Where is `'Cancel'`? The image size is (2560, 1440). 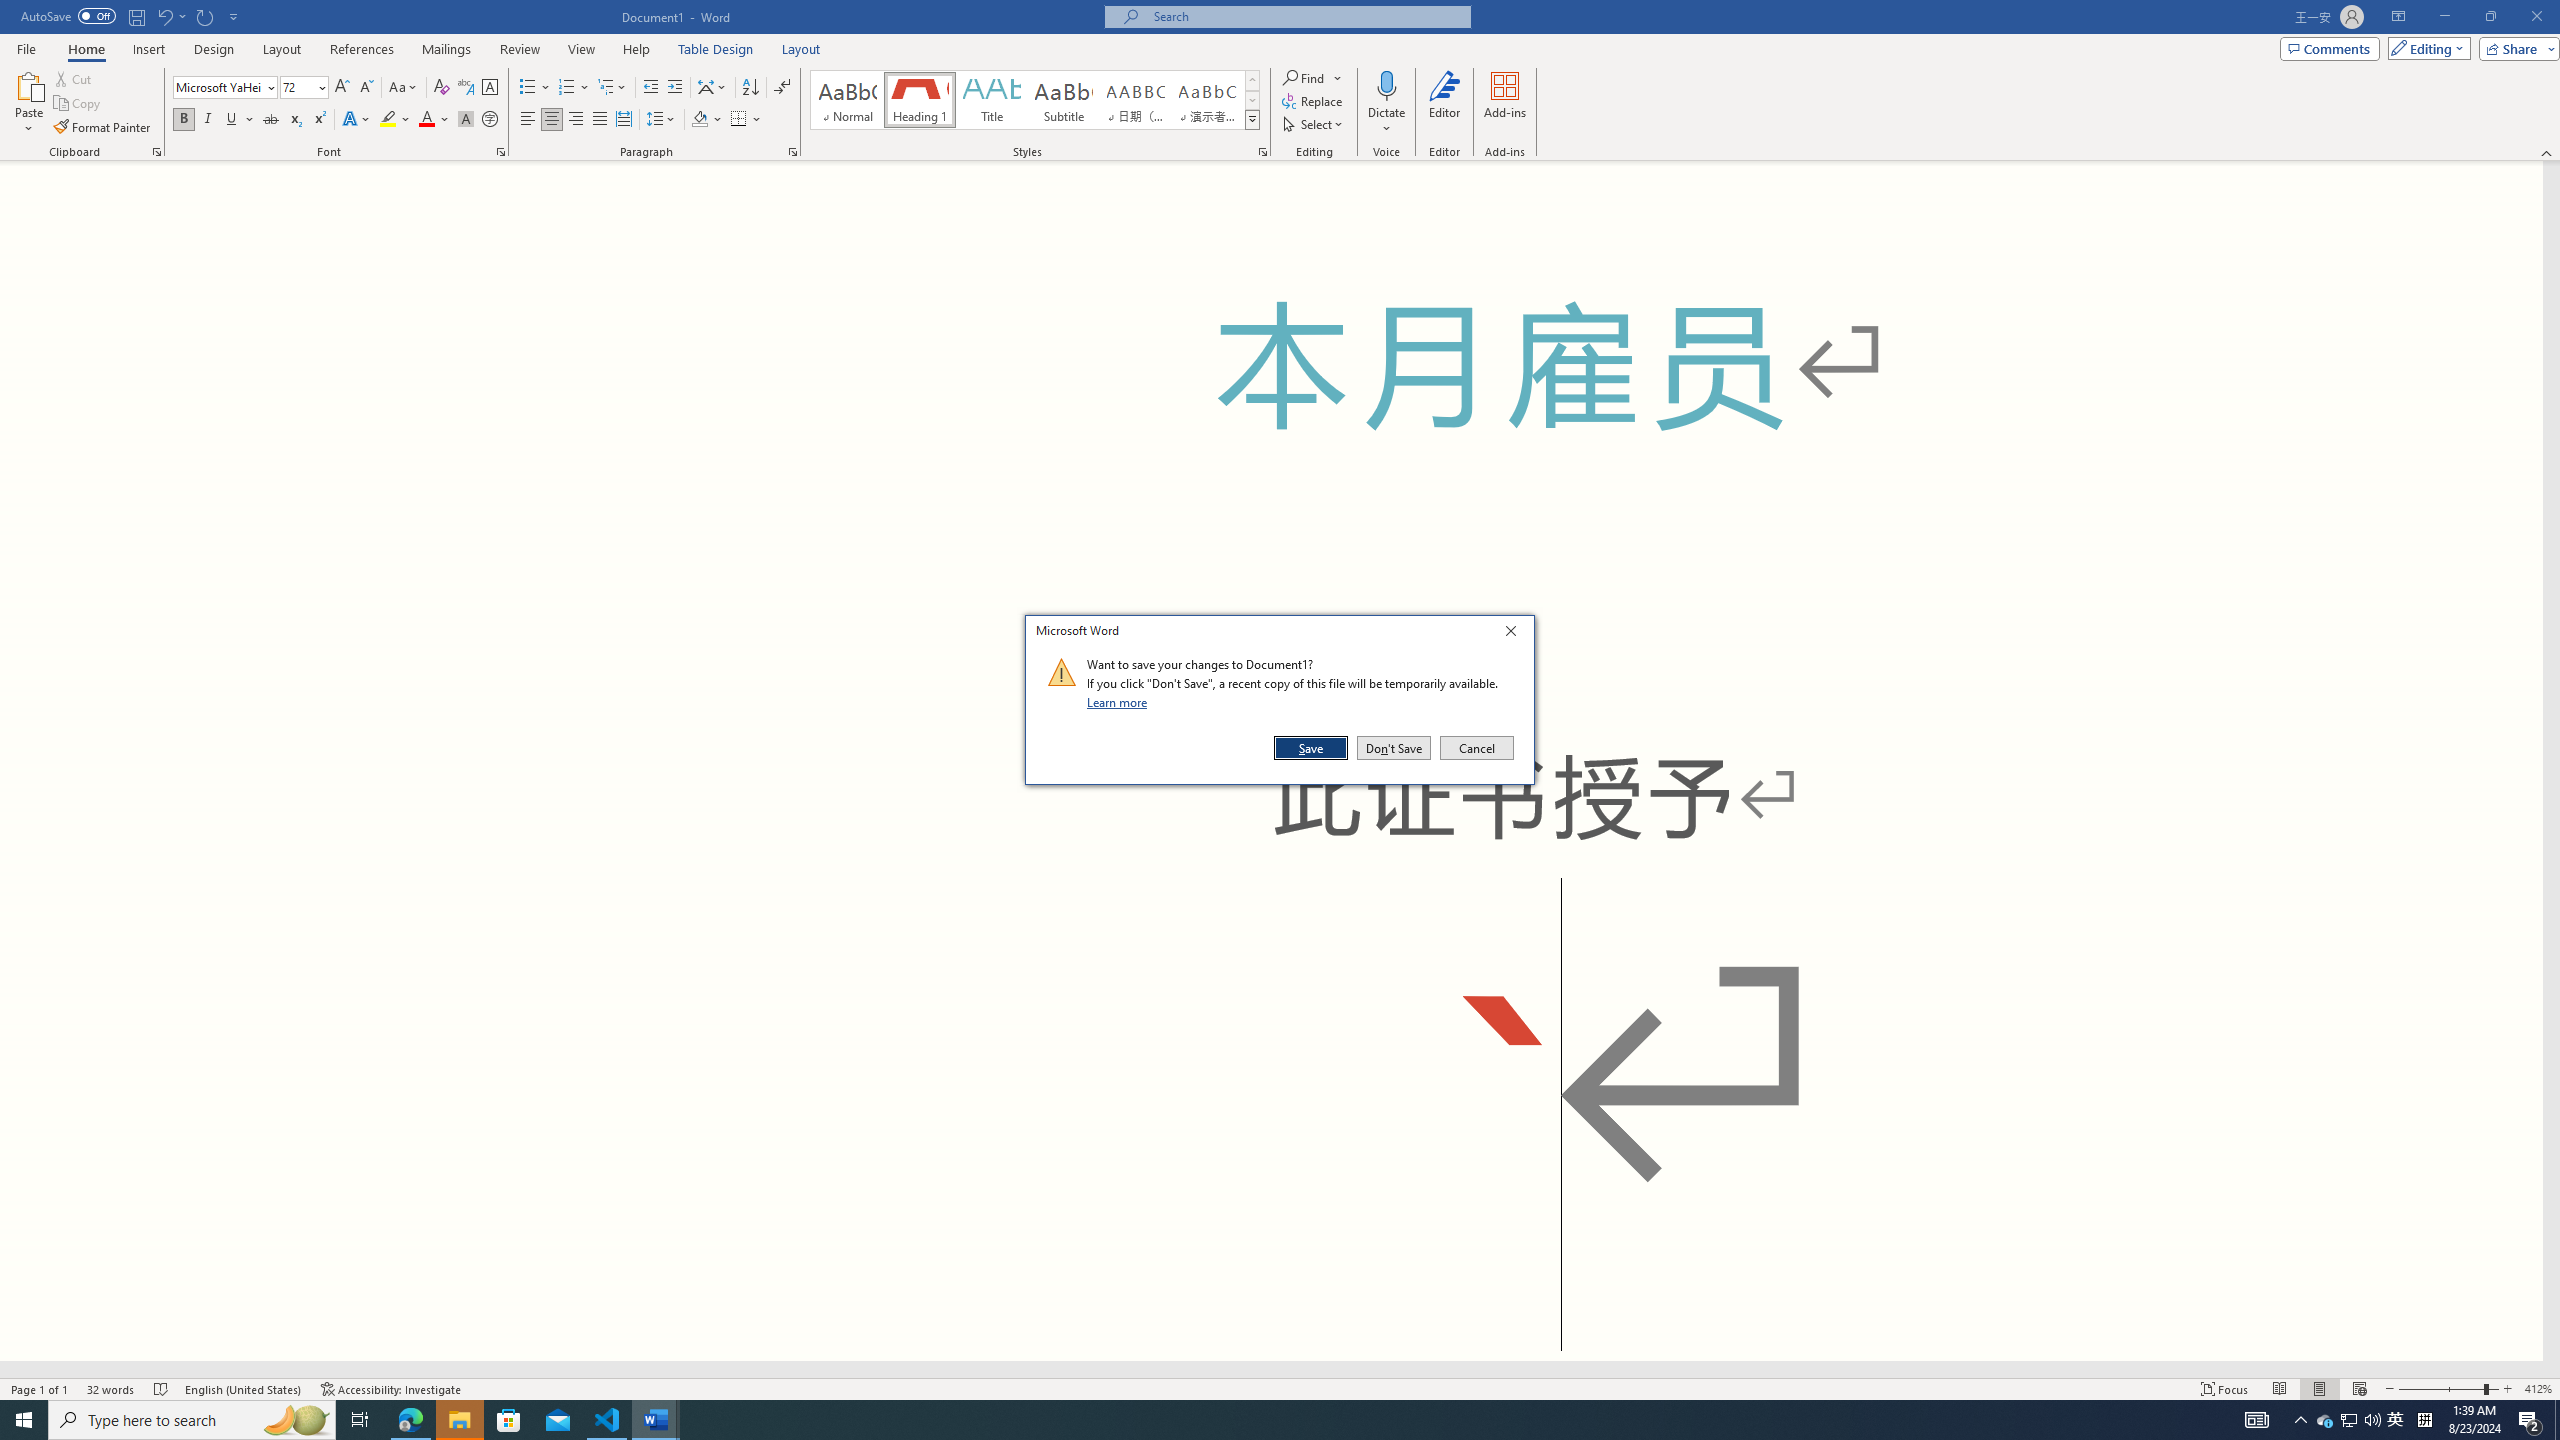 'Cancel' is located at coordinates (1475, 747).